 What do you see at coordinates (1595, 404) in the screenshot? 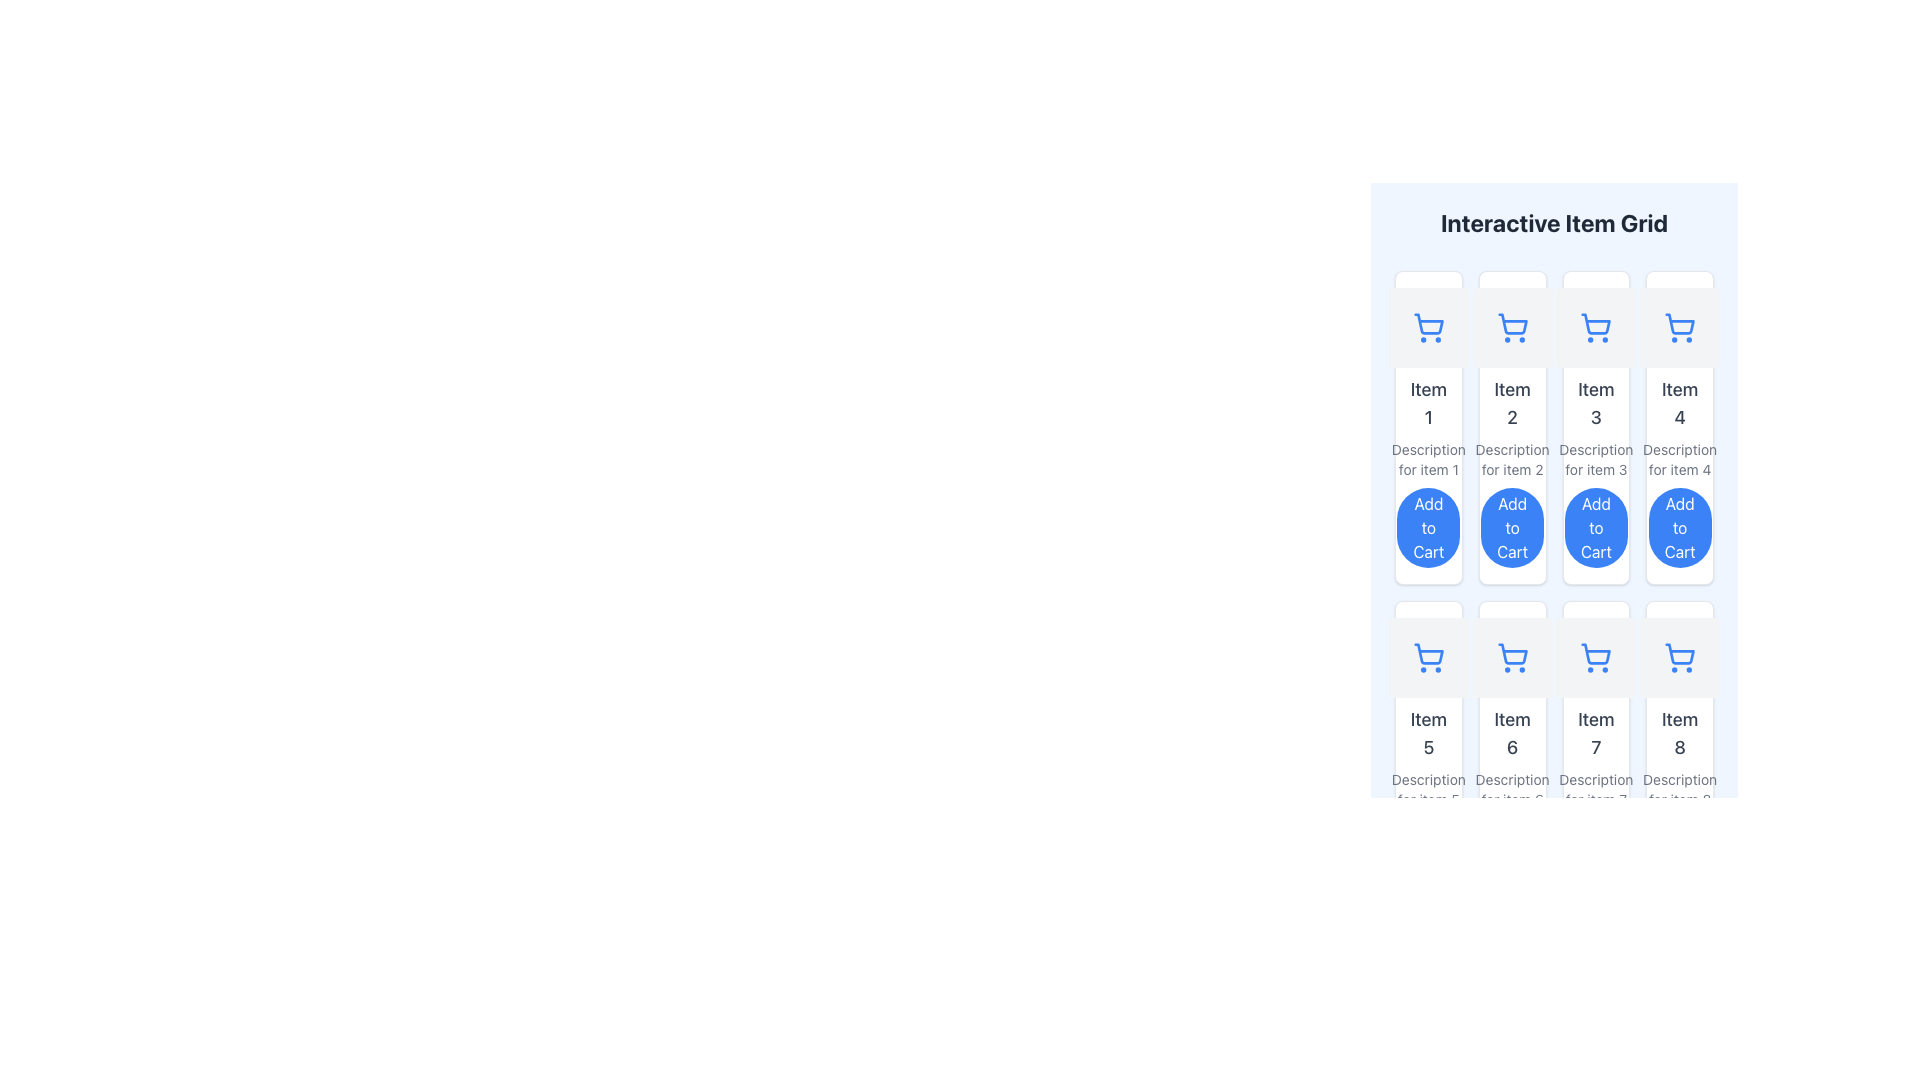
I see `Text Label that serves as a title for an item within the interactive grid layout, located above the description text and below the shopping cart graphic` at bounding box center [1595, 404].